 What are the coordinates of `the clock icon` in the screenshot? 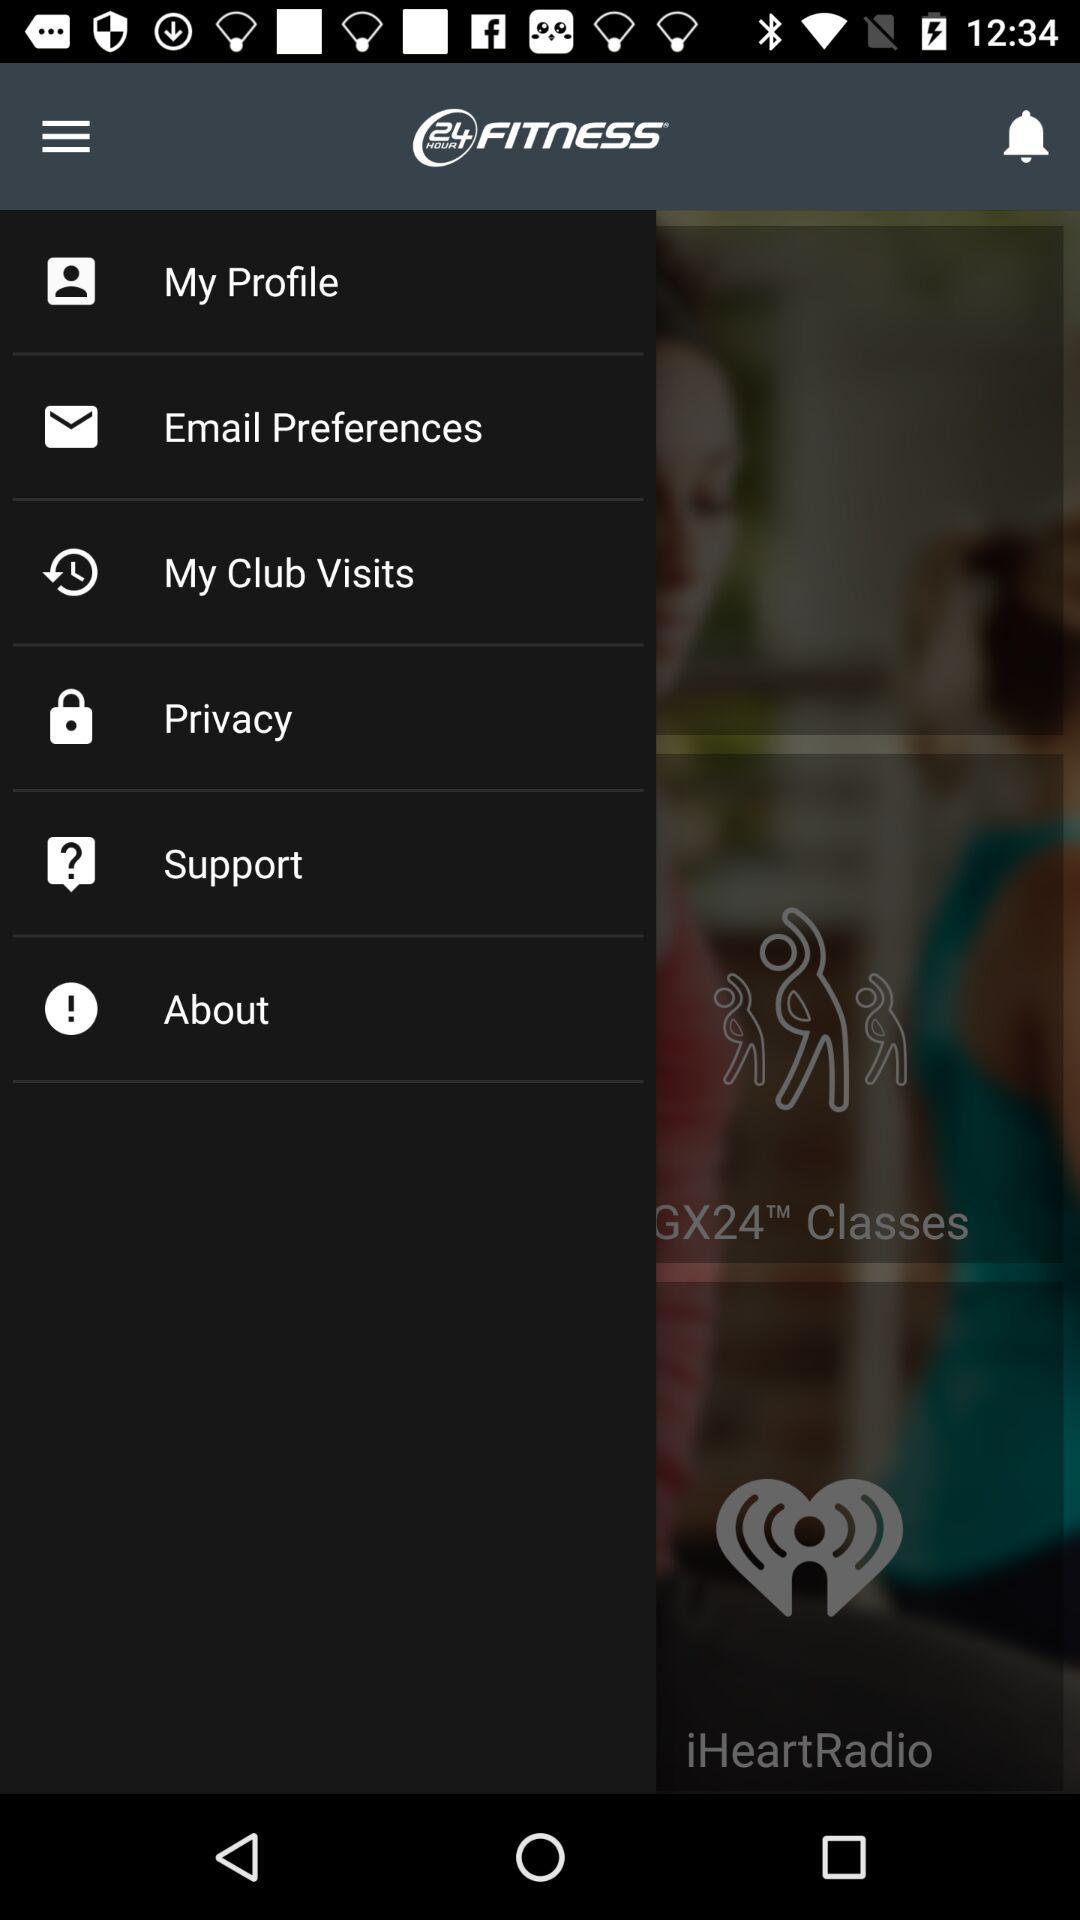 It's located at (70, 571).